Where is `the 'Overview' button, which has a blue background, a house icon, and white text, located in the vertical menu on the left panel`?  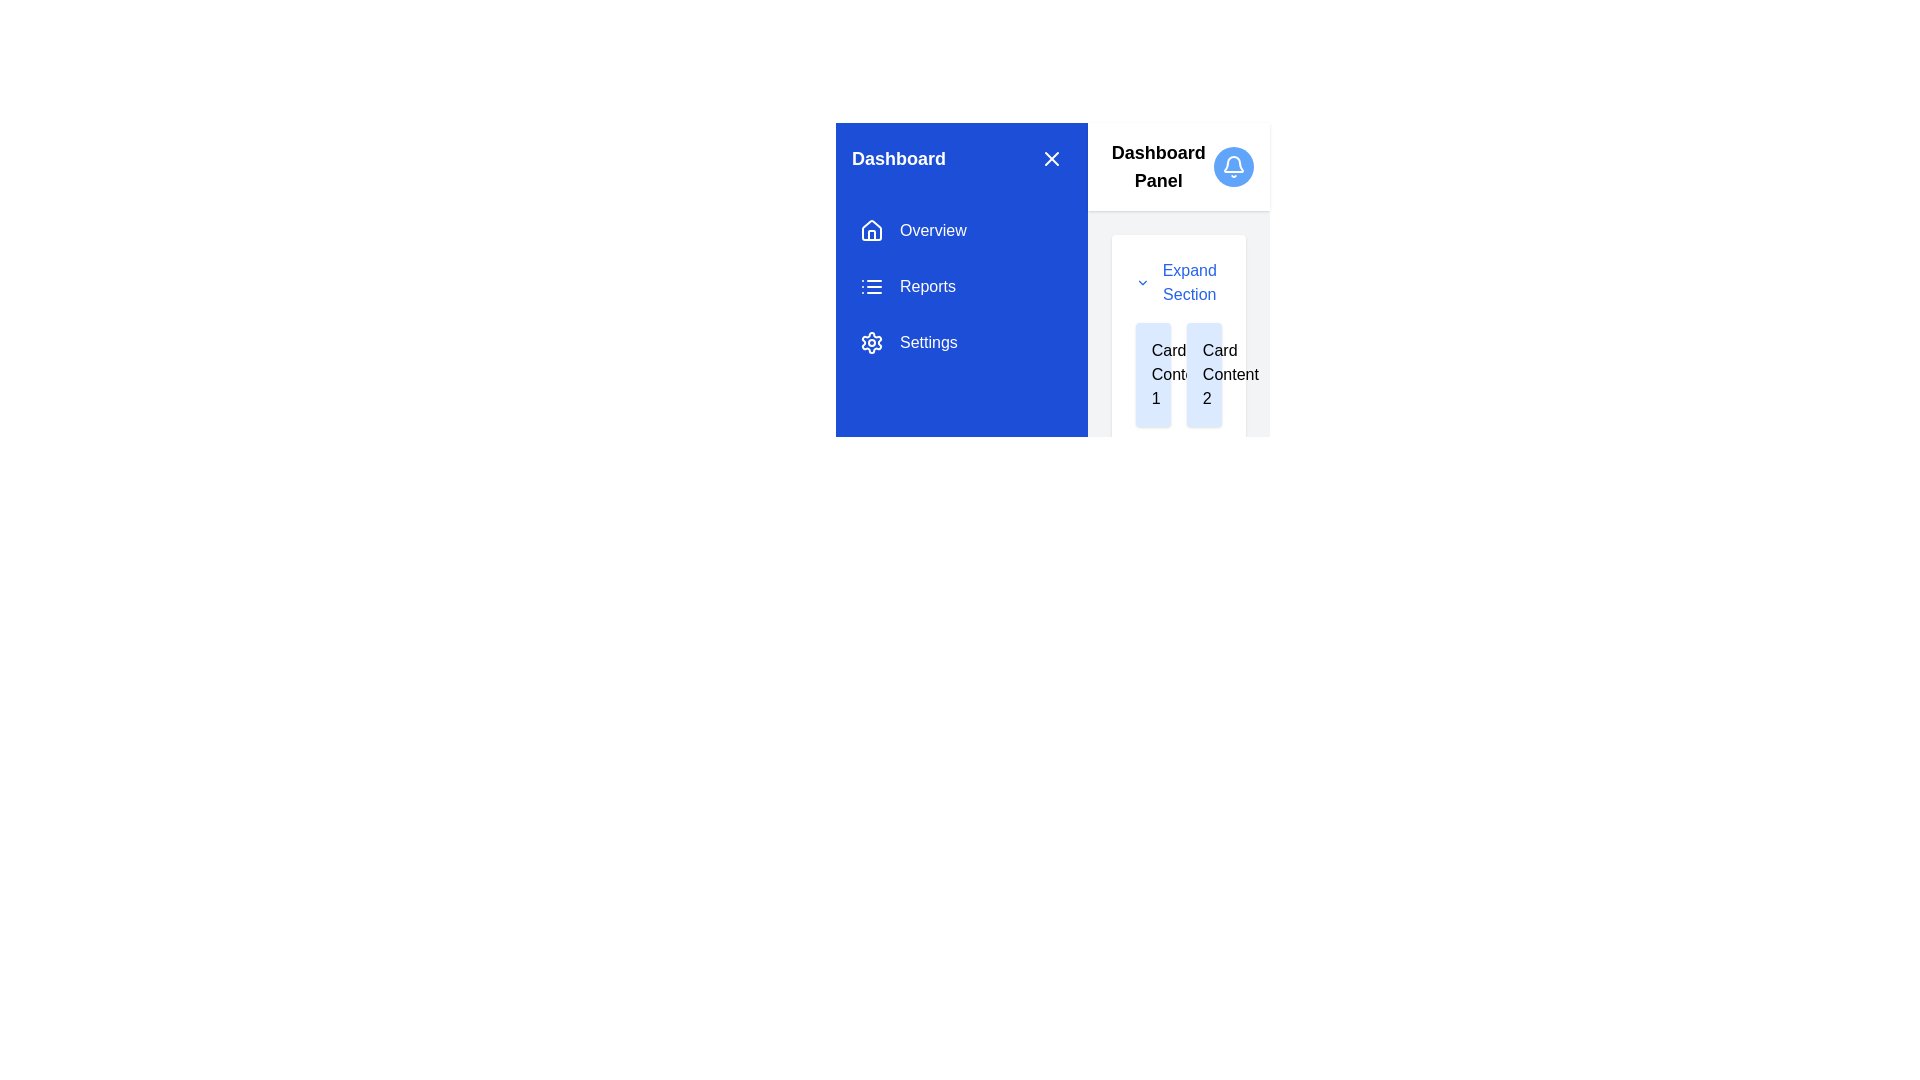
the 'Overview' button, which has a blue background, a house icon, and white text, located in the vertical menu on the left panel is located at coordinates (961, 230).